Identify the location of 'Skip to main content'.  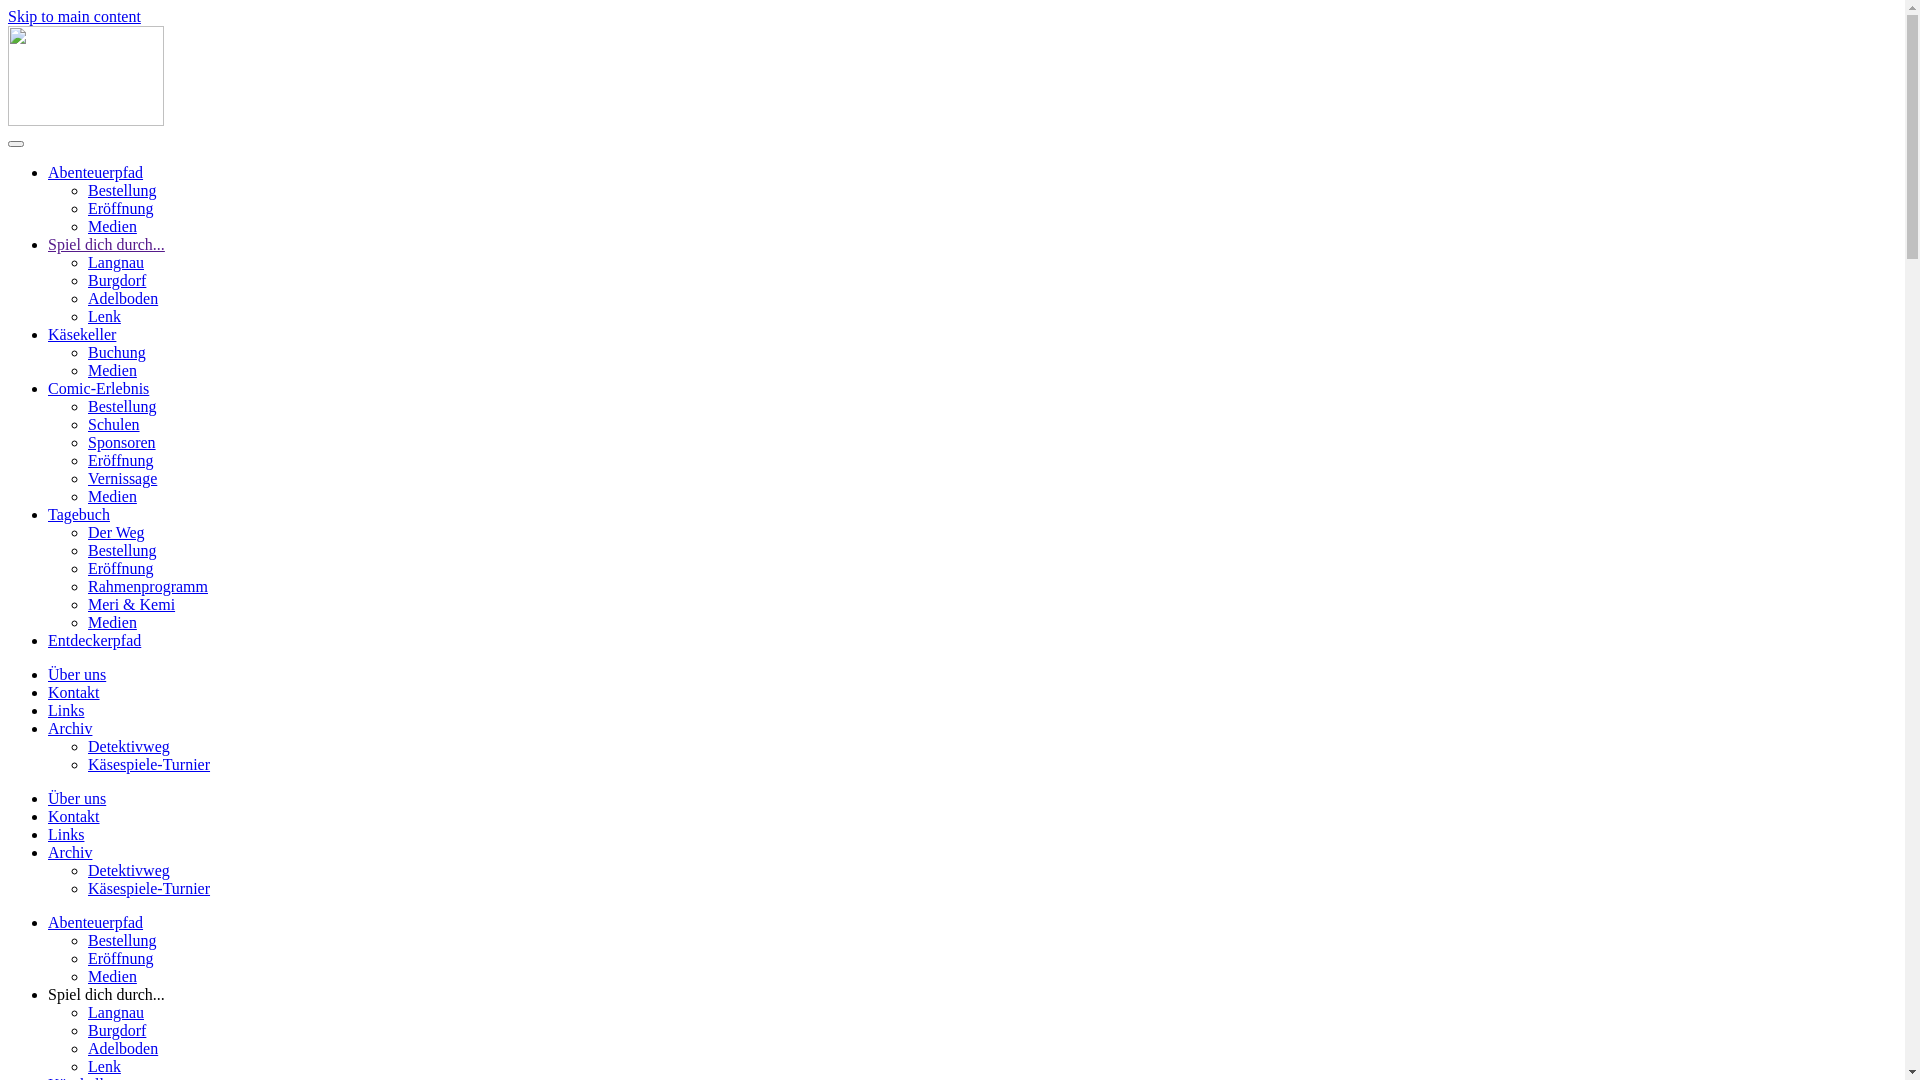
(74, 16).